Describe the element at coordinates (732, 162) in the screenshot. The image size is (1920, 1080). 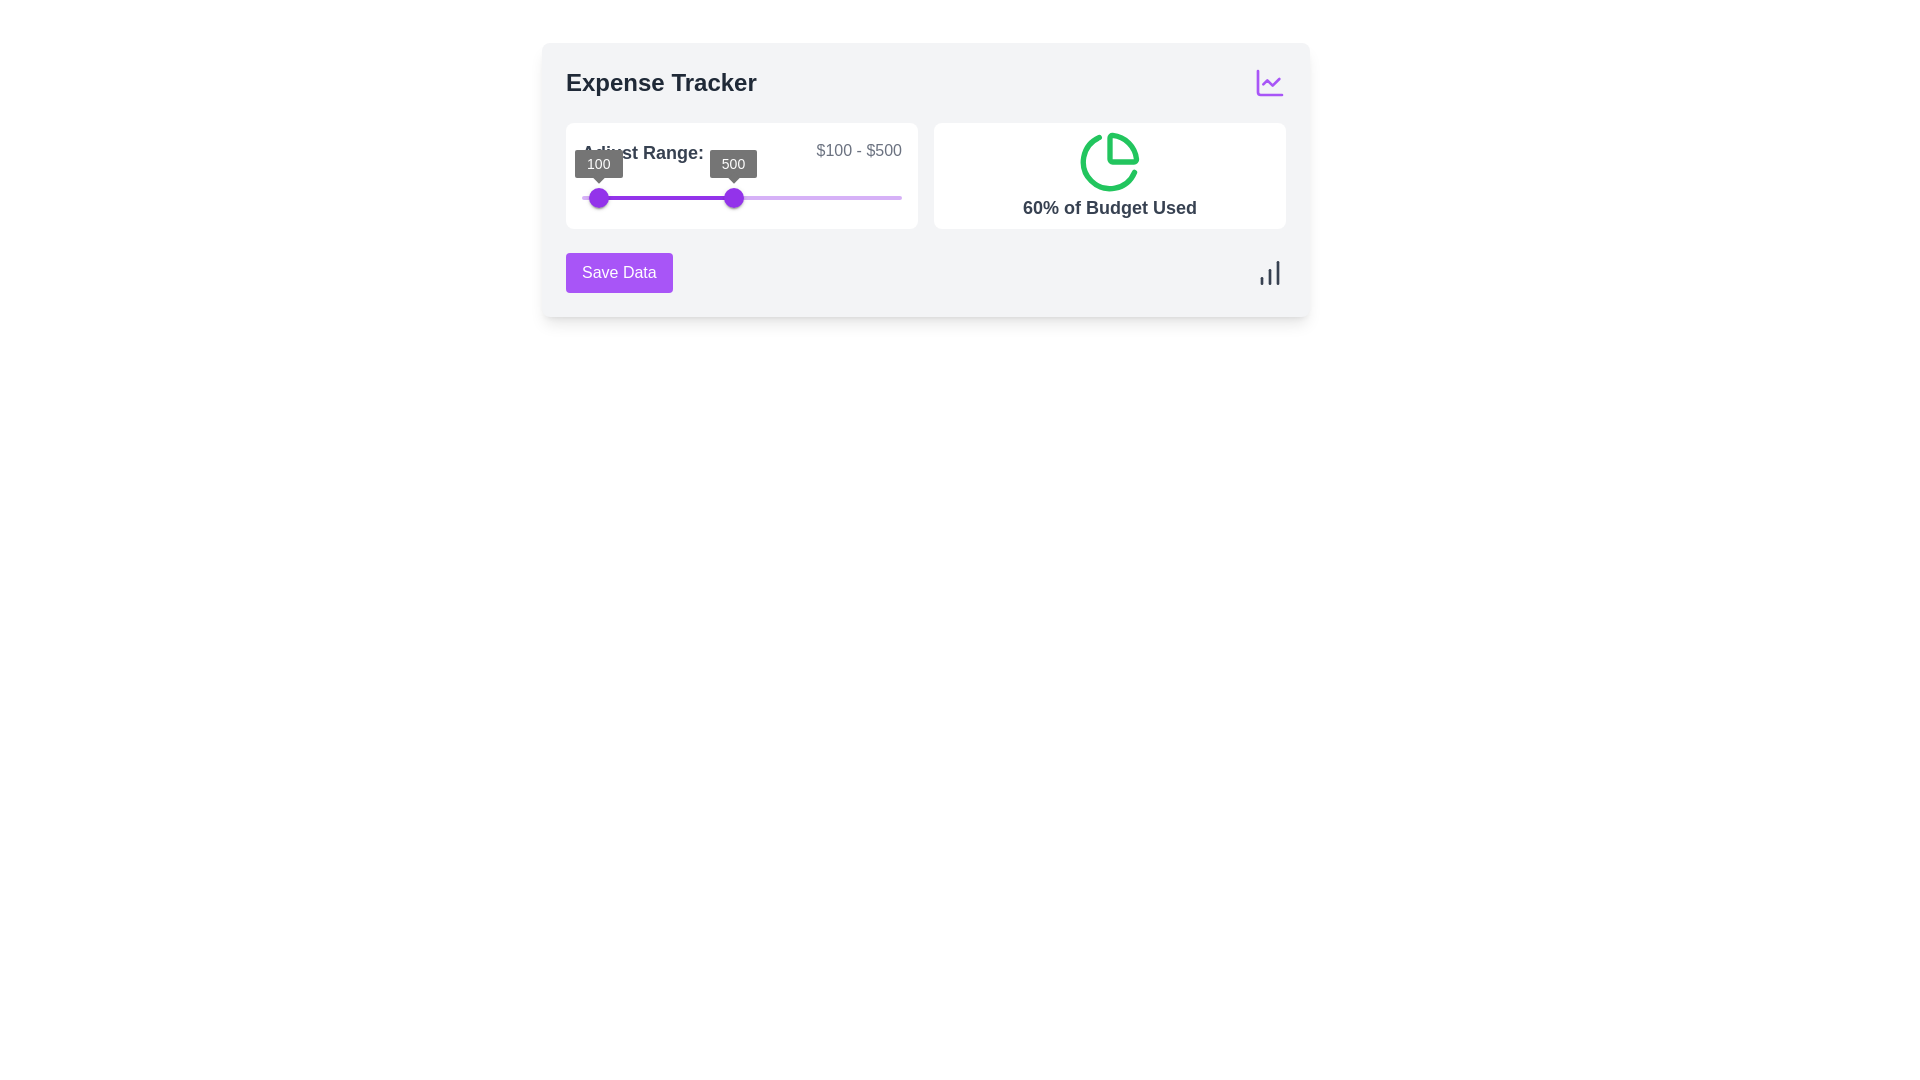
I see `the Value label for the second slider handle that displays the current value ('500') as it changes during slider adjustments in the 'Adjust Range' slider component` at that location.